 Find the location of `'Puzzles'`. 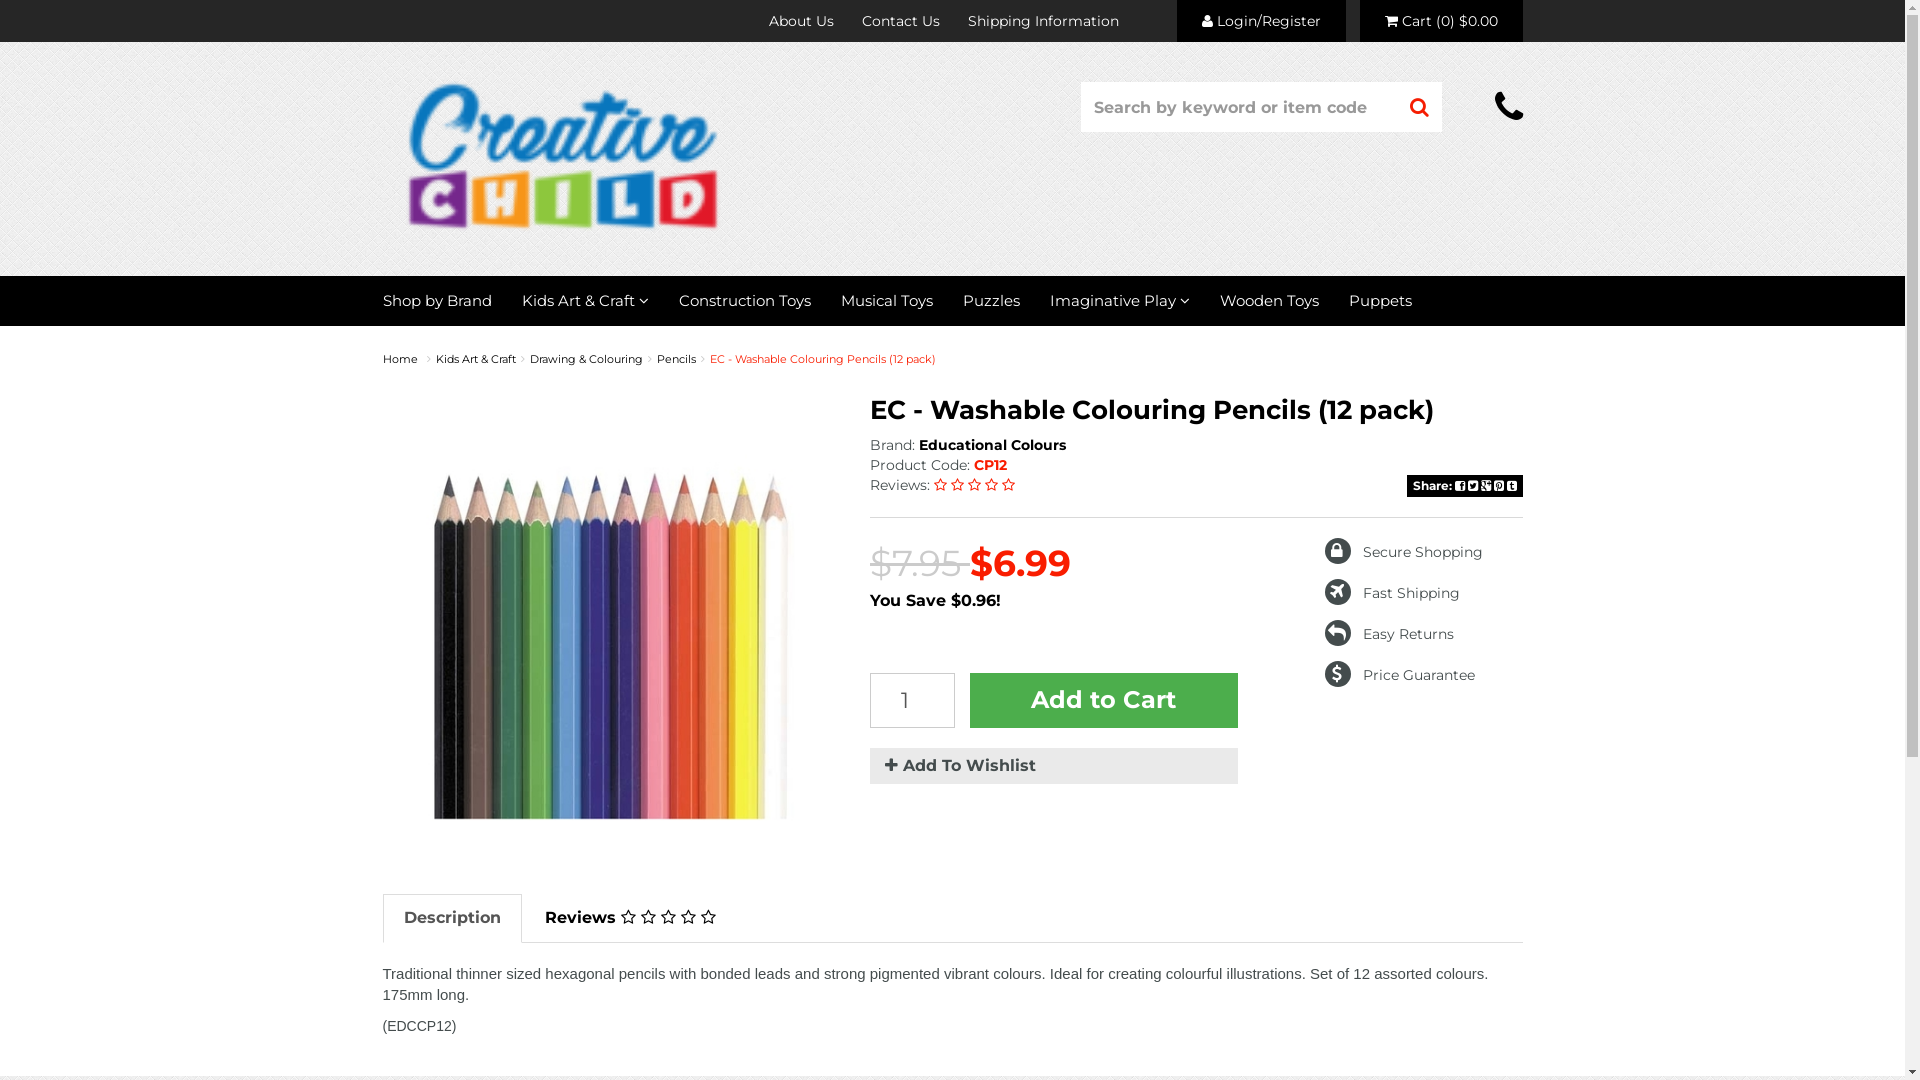

'Puzzles' is located at coordinates (991, 300).